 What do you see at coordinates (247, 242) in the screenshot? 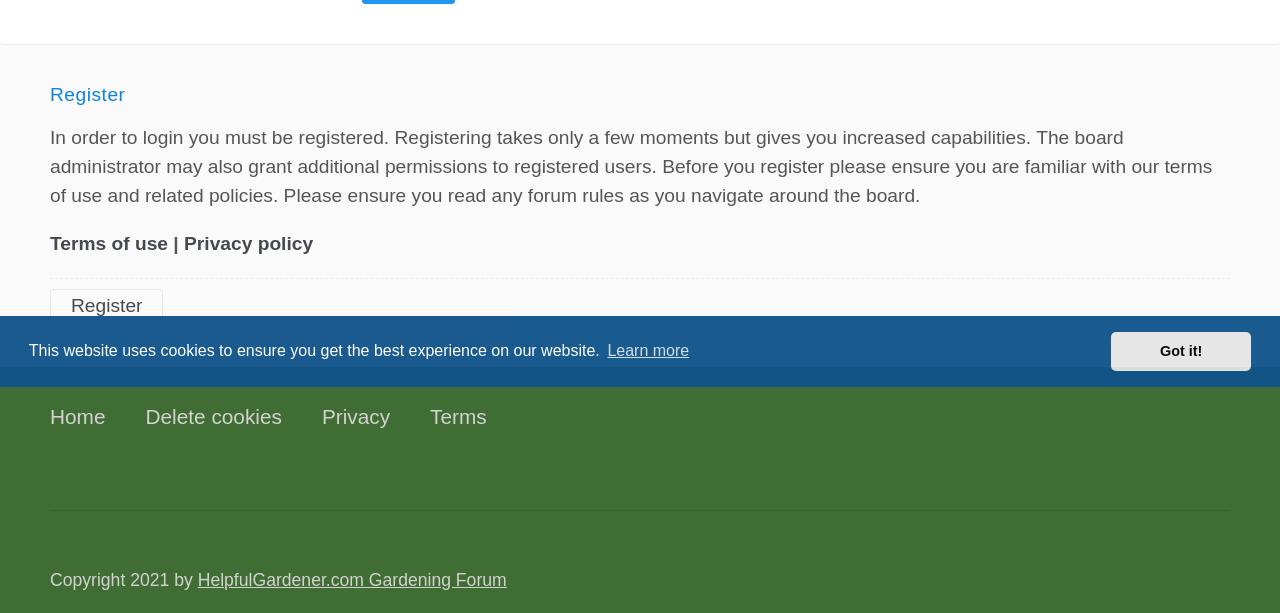
I see `'Privacy policy'` at bounding box center [247, 242].